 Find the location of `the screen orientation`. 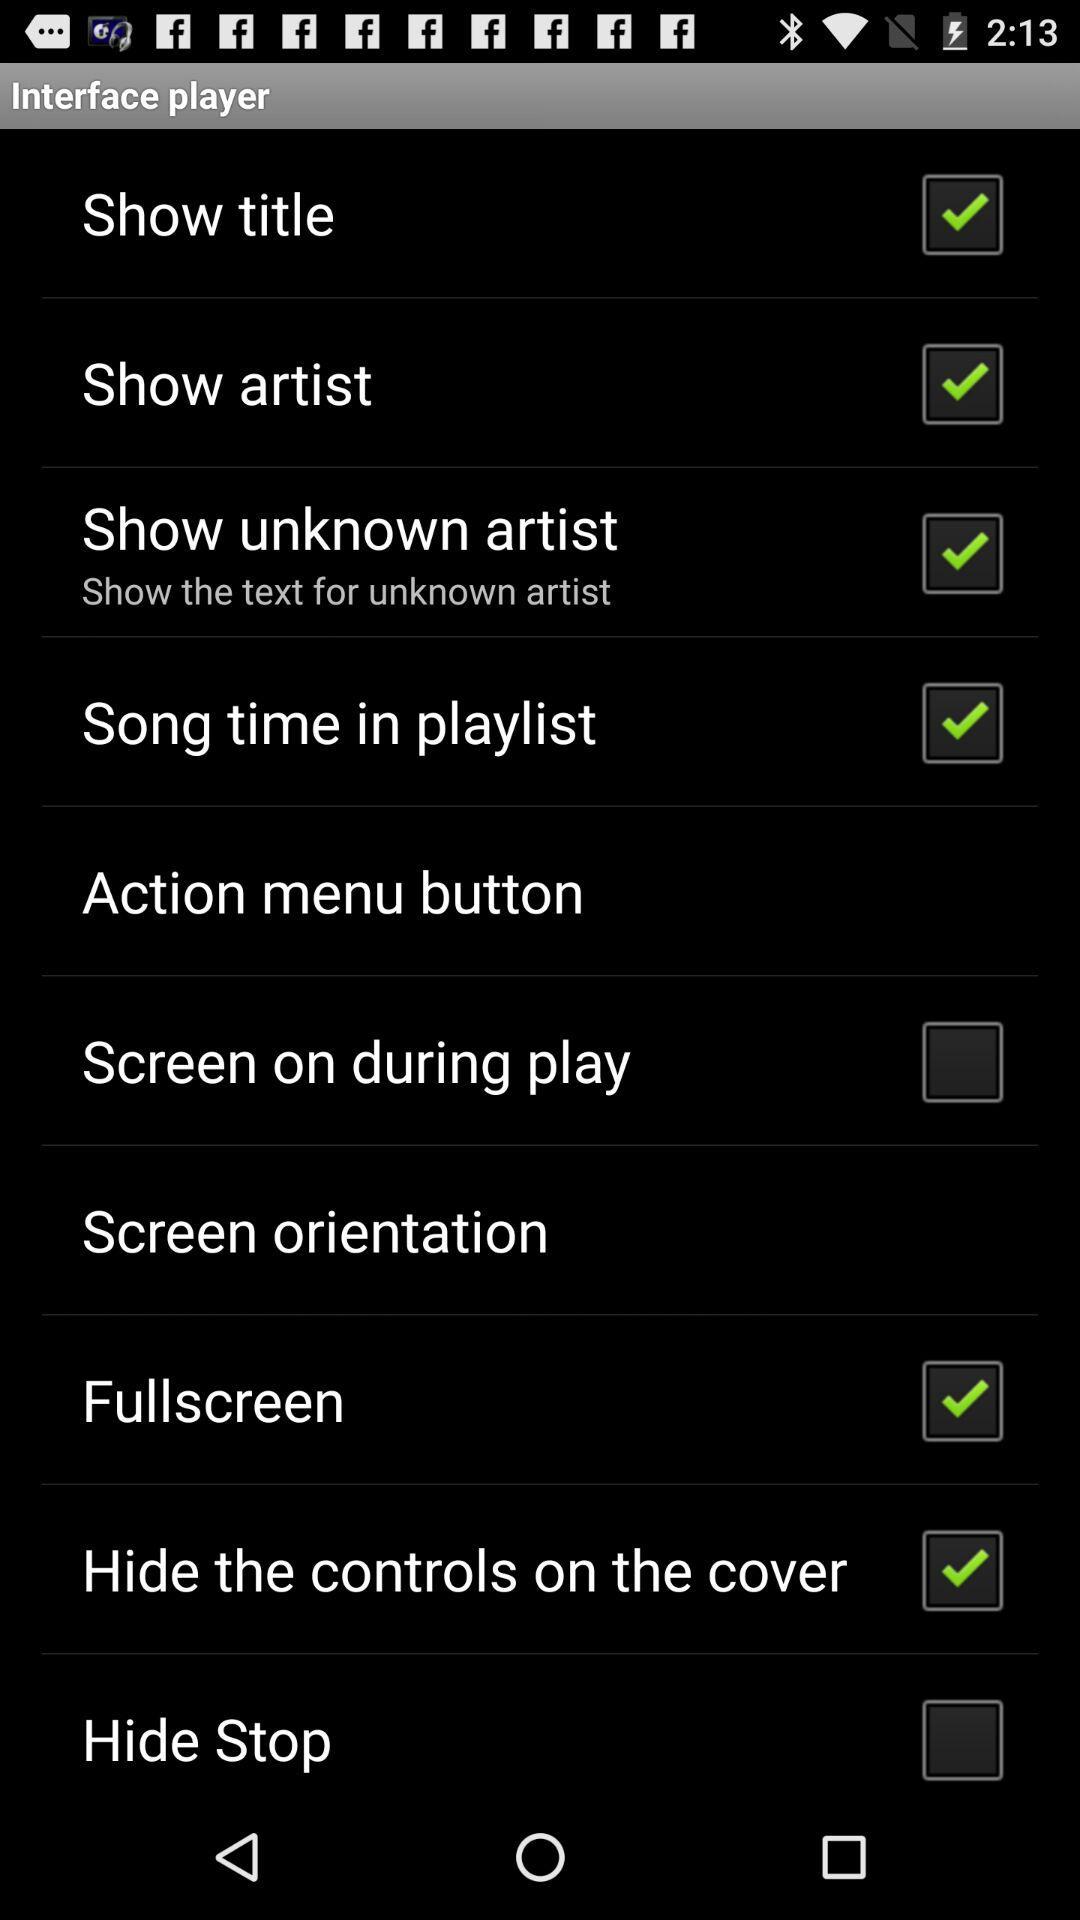

the screen orientation is located at coordinates (315, 1228).